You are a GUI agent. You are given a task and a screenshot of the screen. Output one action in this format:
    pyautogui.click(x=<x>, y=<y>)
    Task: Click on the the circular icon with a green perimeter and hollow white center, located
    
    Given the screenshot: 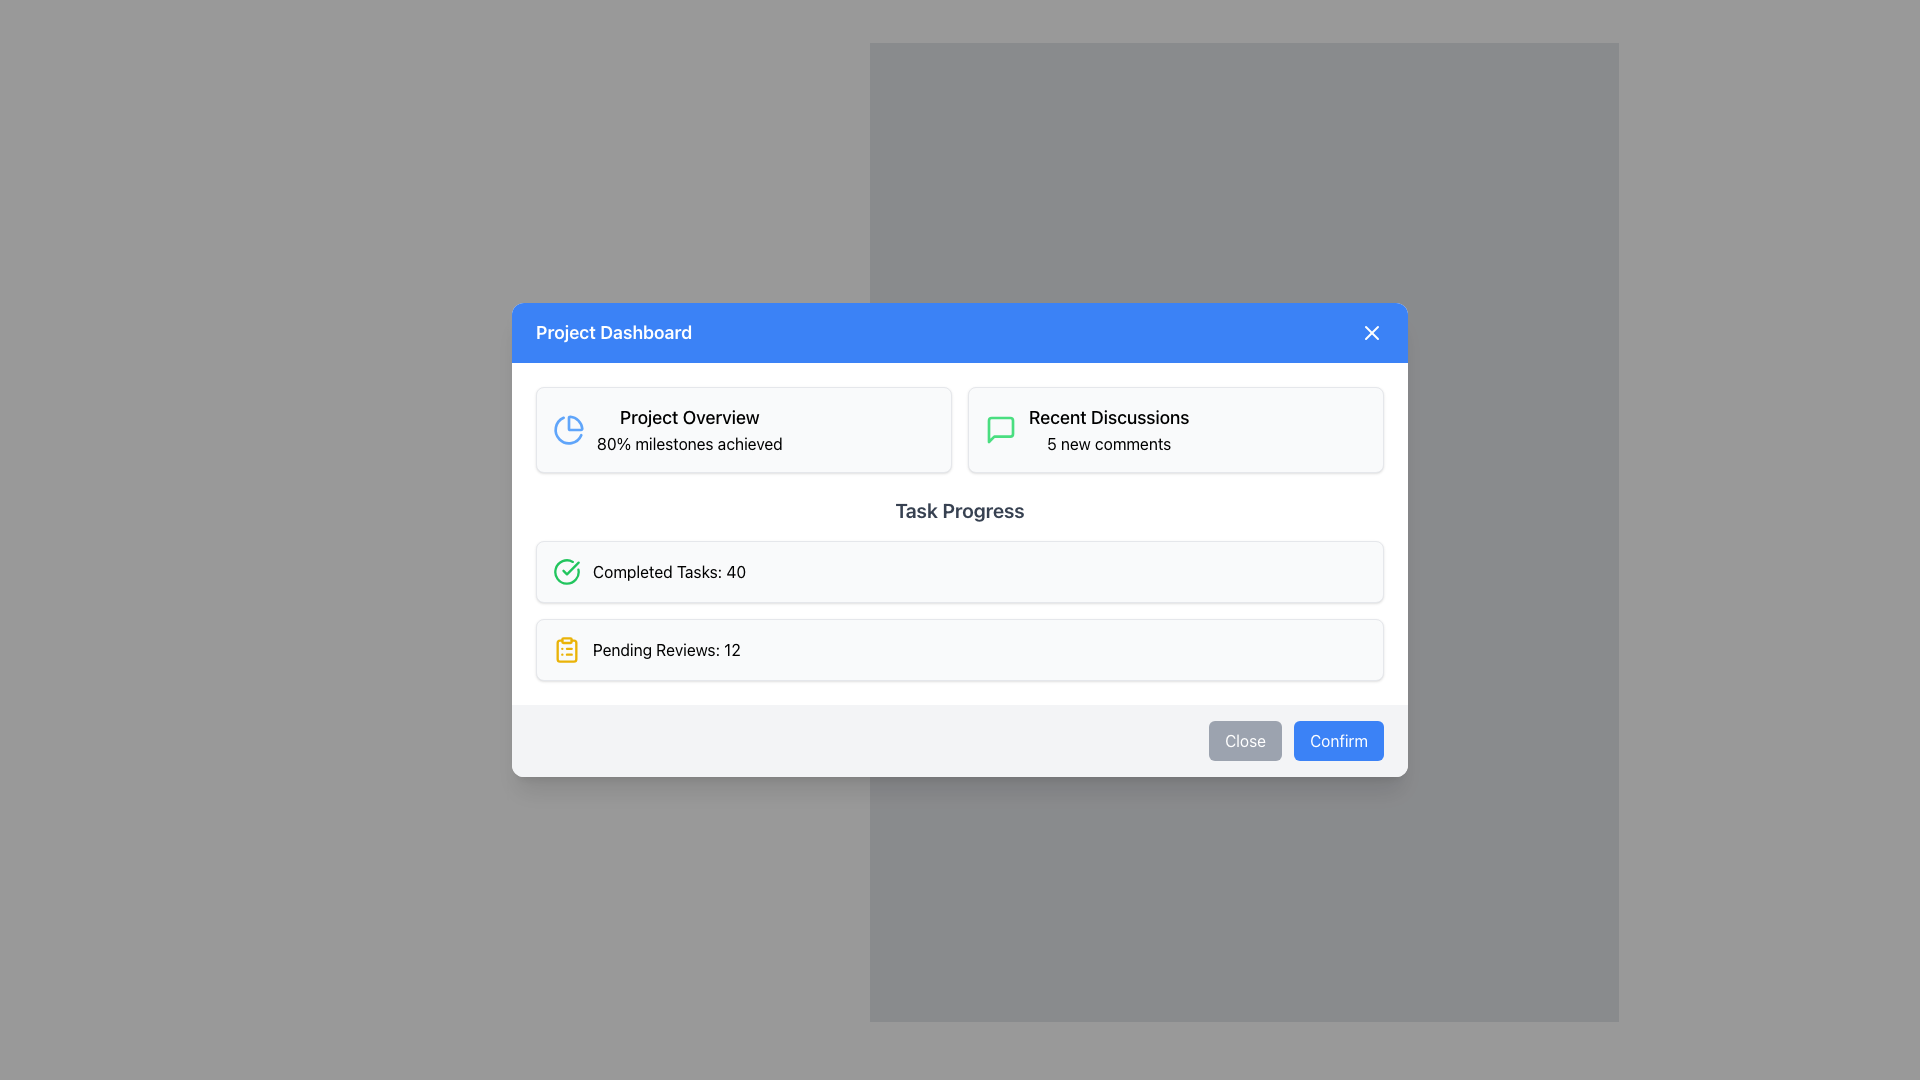 What is the action you would take?
    pyautogui.click(x=565, y=571)
    